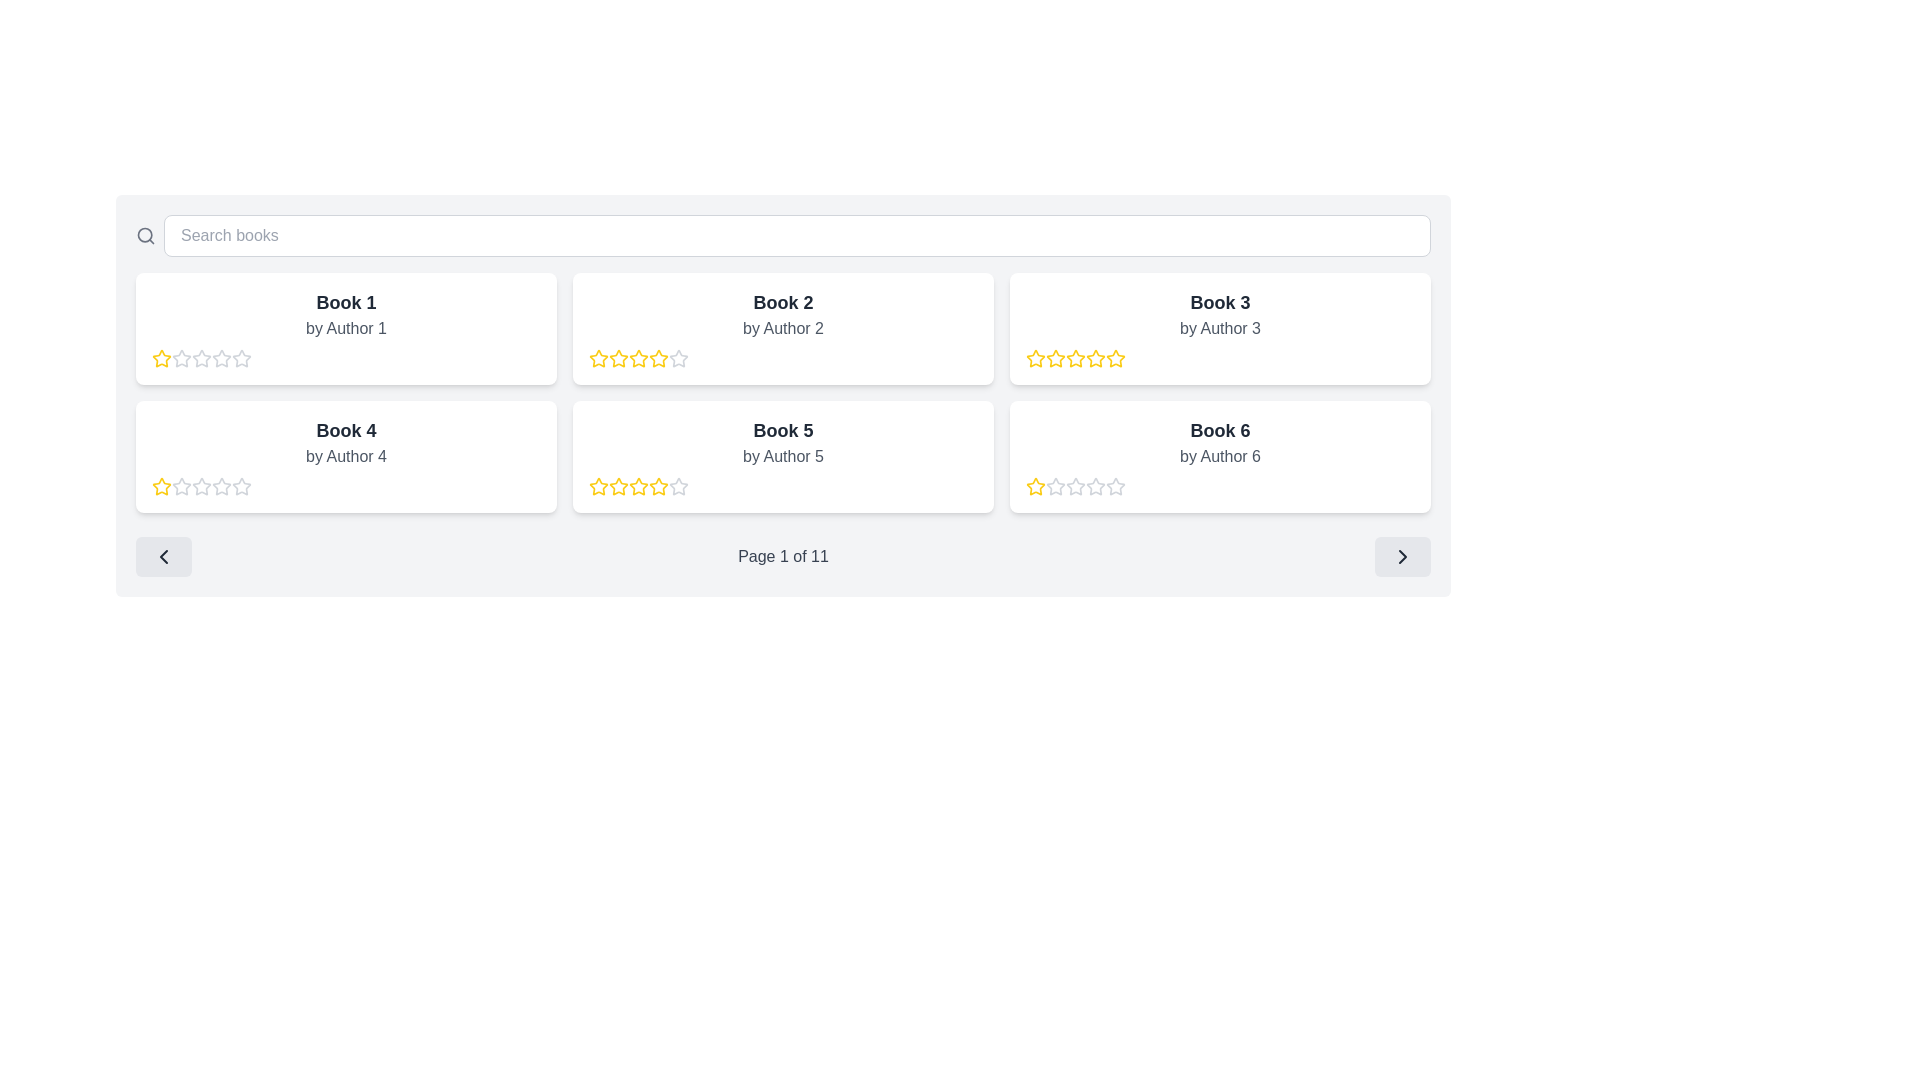  I want to click on the text label displaying 'Book 6', which is styled with a bold, large font in dark gray, located at the top of a white, rounded rectangular card in a grid layout, so click(1219, 430).